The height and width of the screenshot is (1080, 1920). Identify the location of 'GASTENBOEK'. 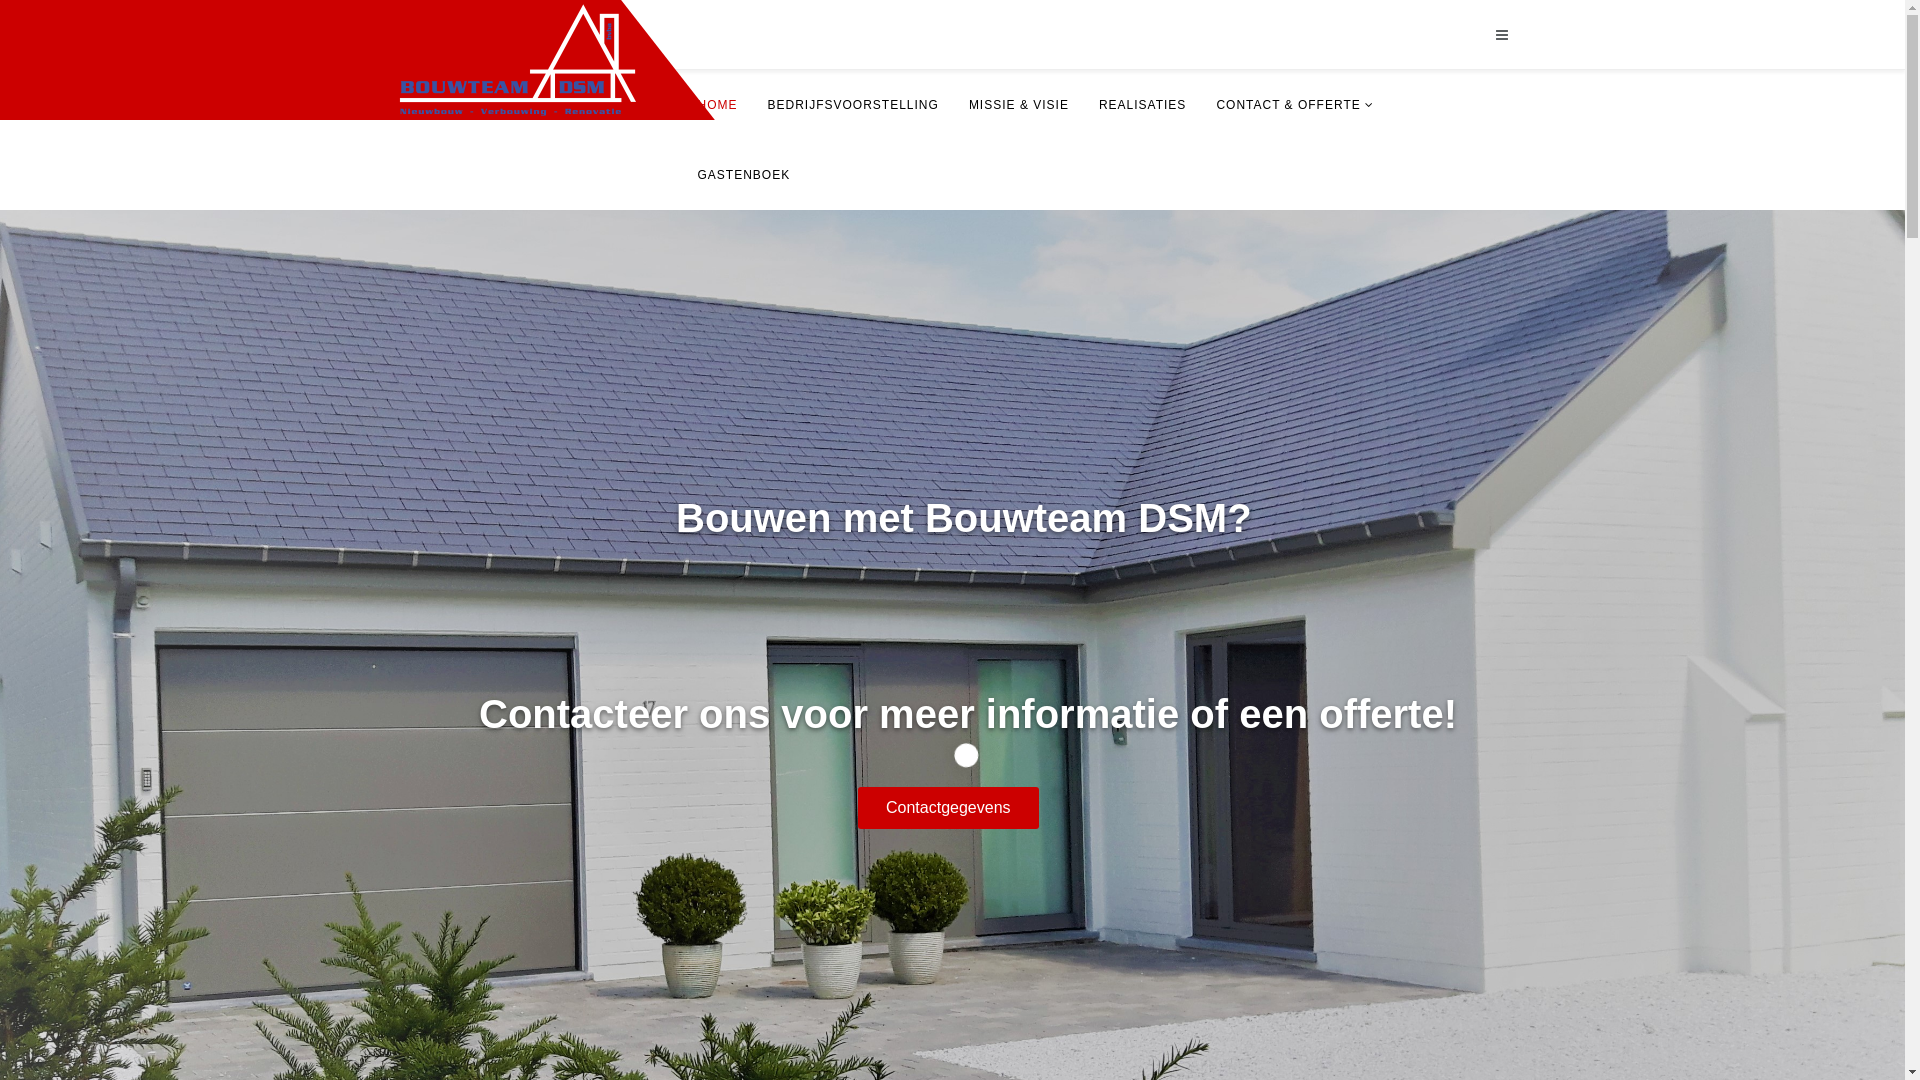
(681, 173).